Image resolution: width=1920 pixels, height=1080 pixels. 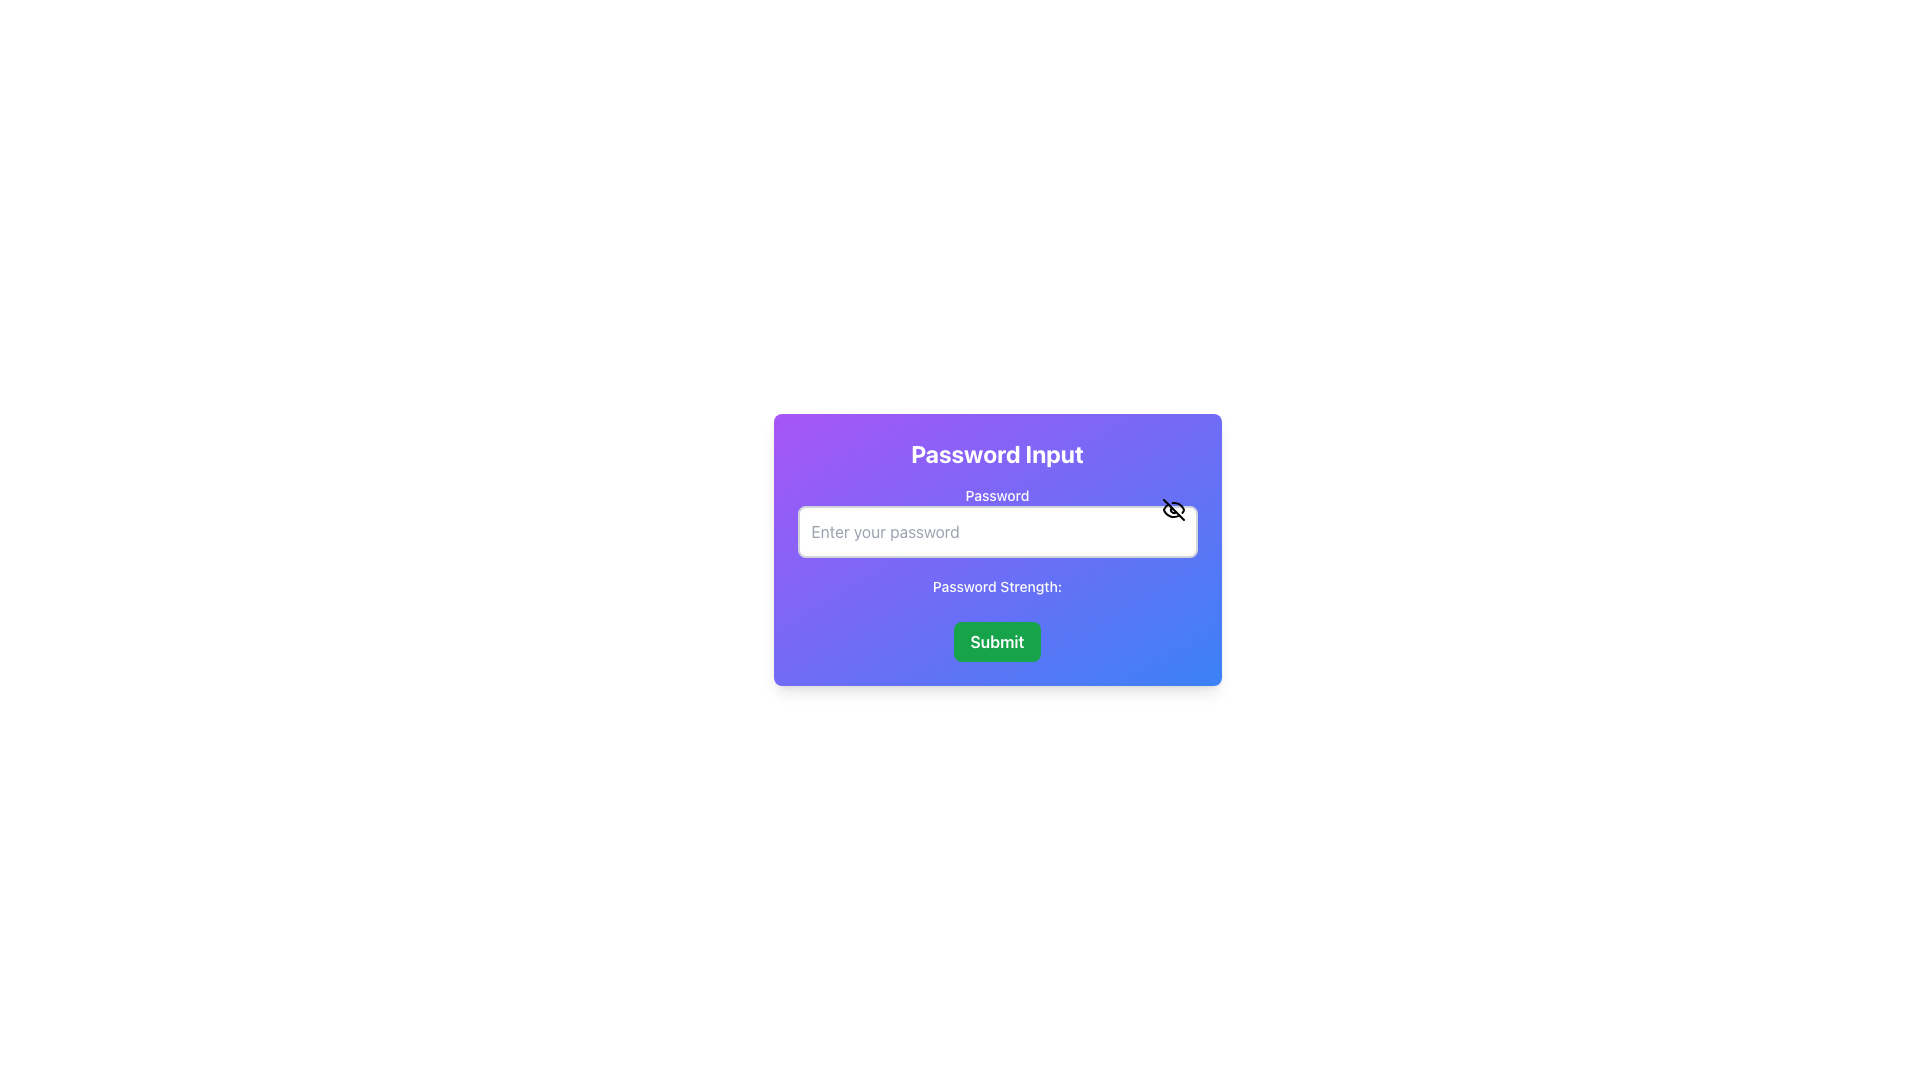 I want to click on Text Label that provides contextual information about the strength of the password entered by the user, located slightly to the left of the page center, immediately below the password input field, so click(x=997, y=585).